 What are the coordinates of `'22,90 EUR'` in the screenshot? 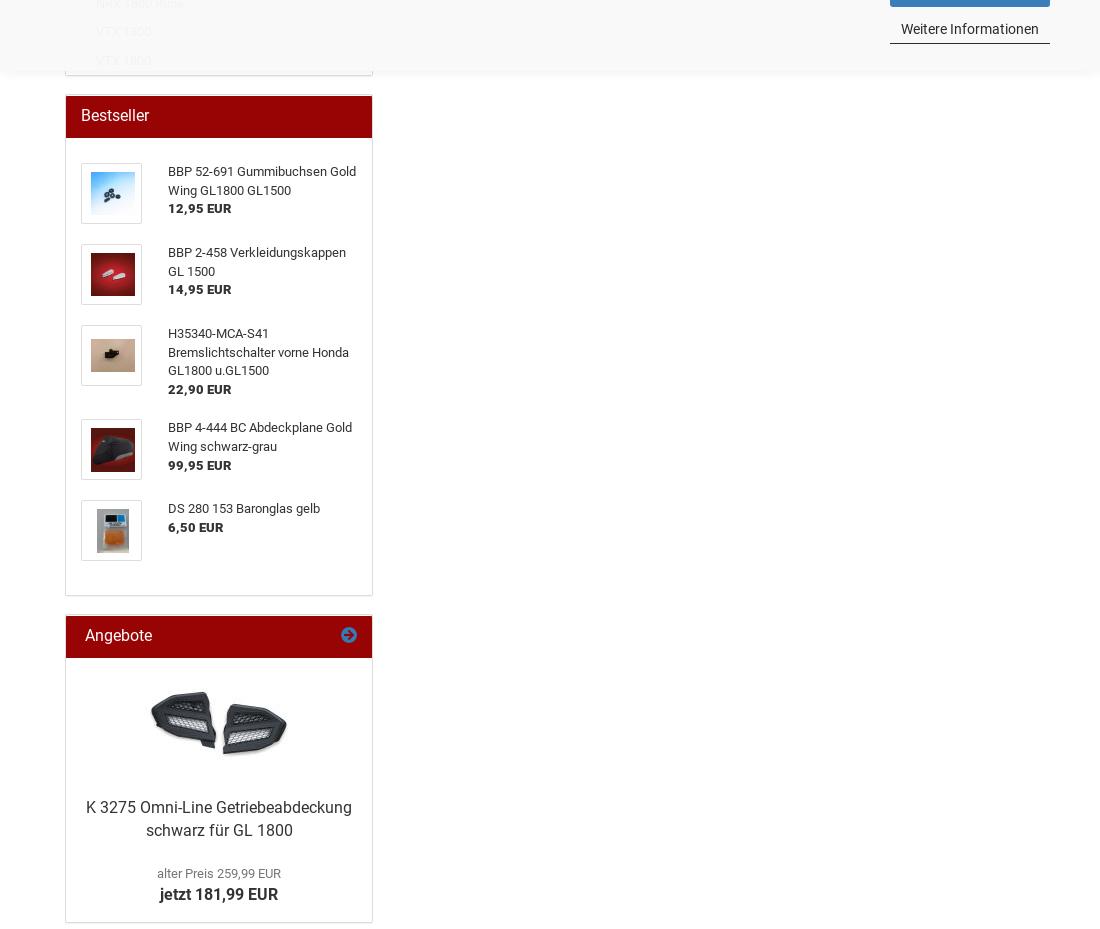 It's located at (198, 387).